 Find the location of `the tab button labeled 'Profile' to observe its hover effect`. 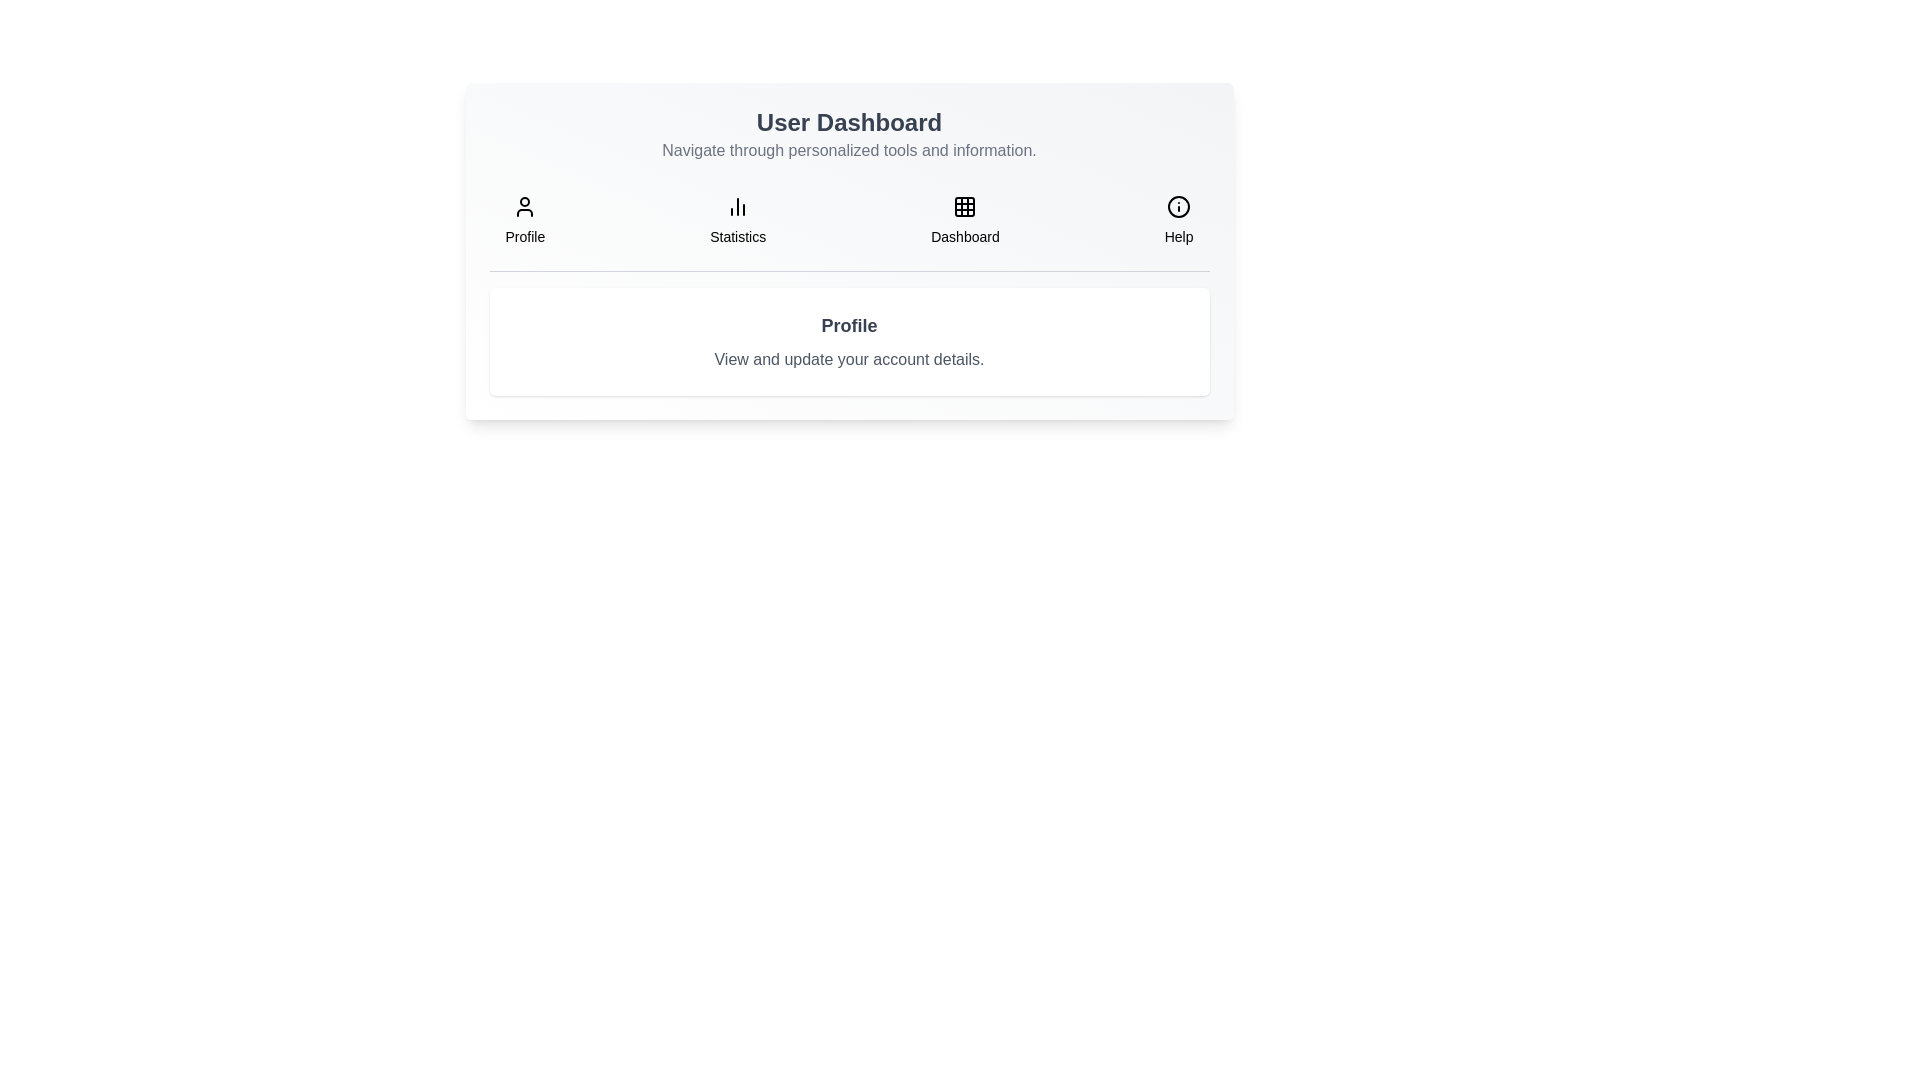

the tab button labeled 'Profile' to observe its hover effect is located at coordinates (525, 220).